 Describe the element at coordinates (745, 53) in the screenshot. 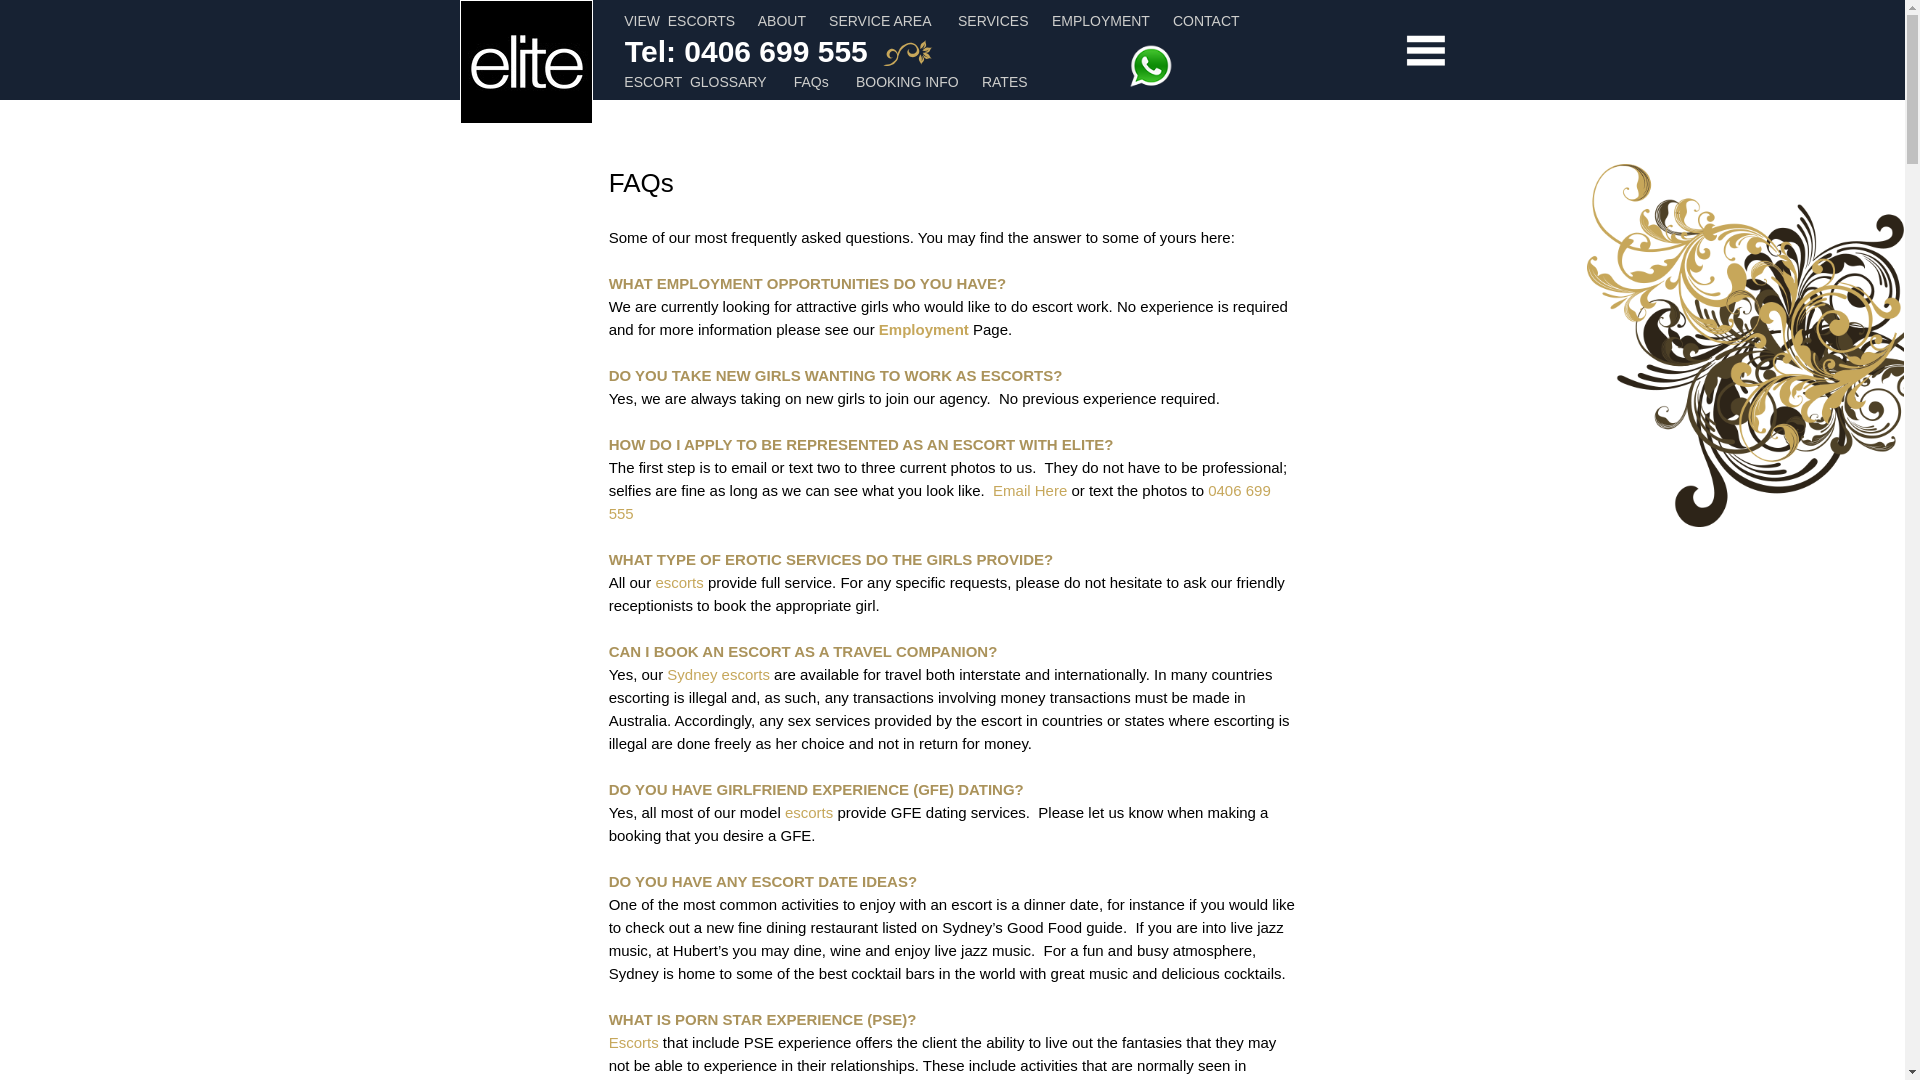

I see `'Tel: 0406 699 555'` at that location.